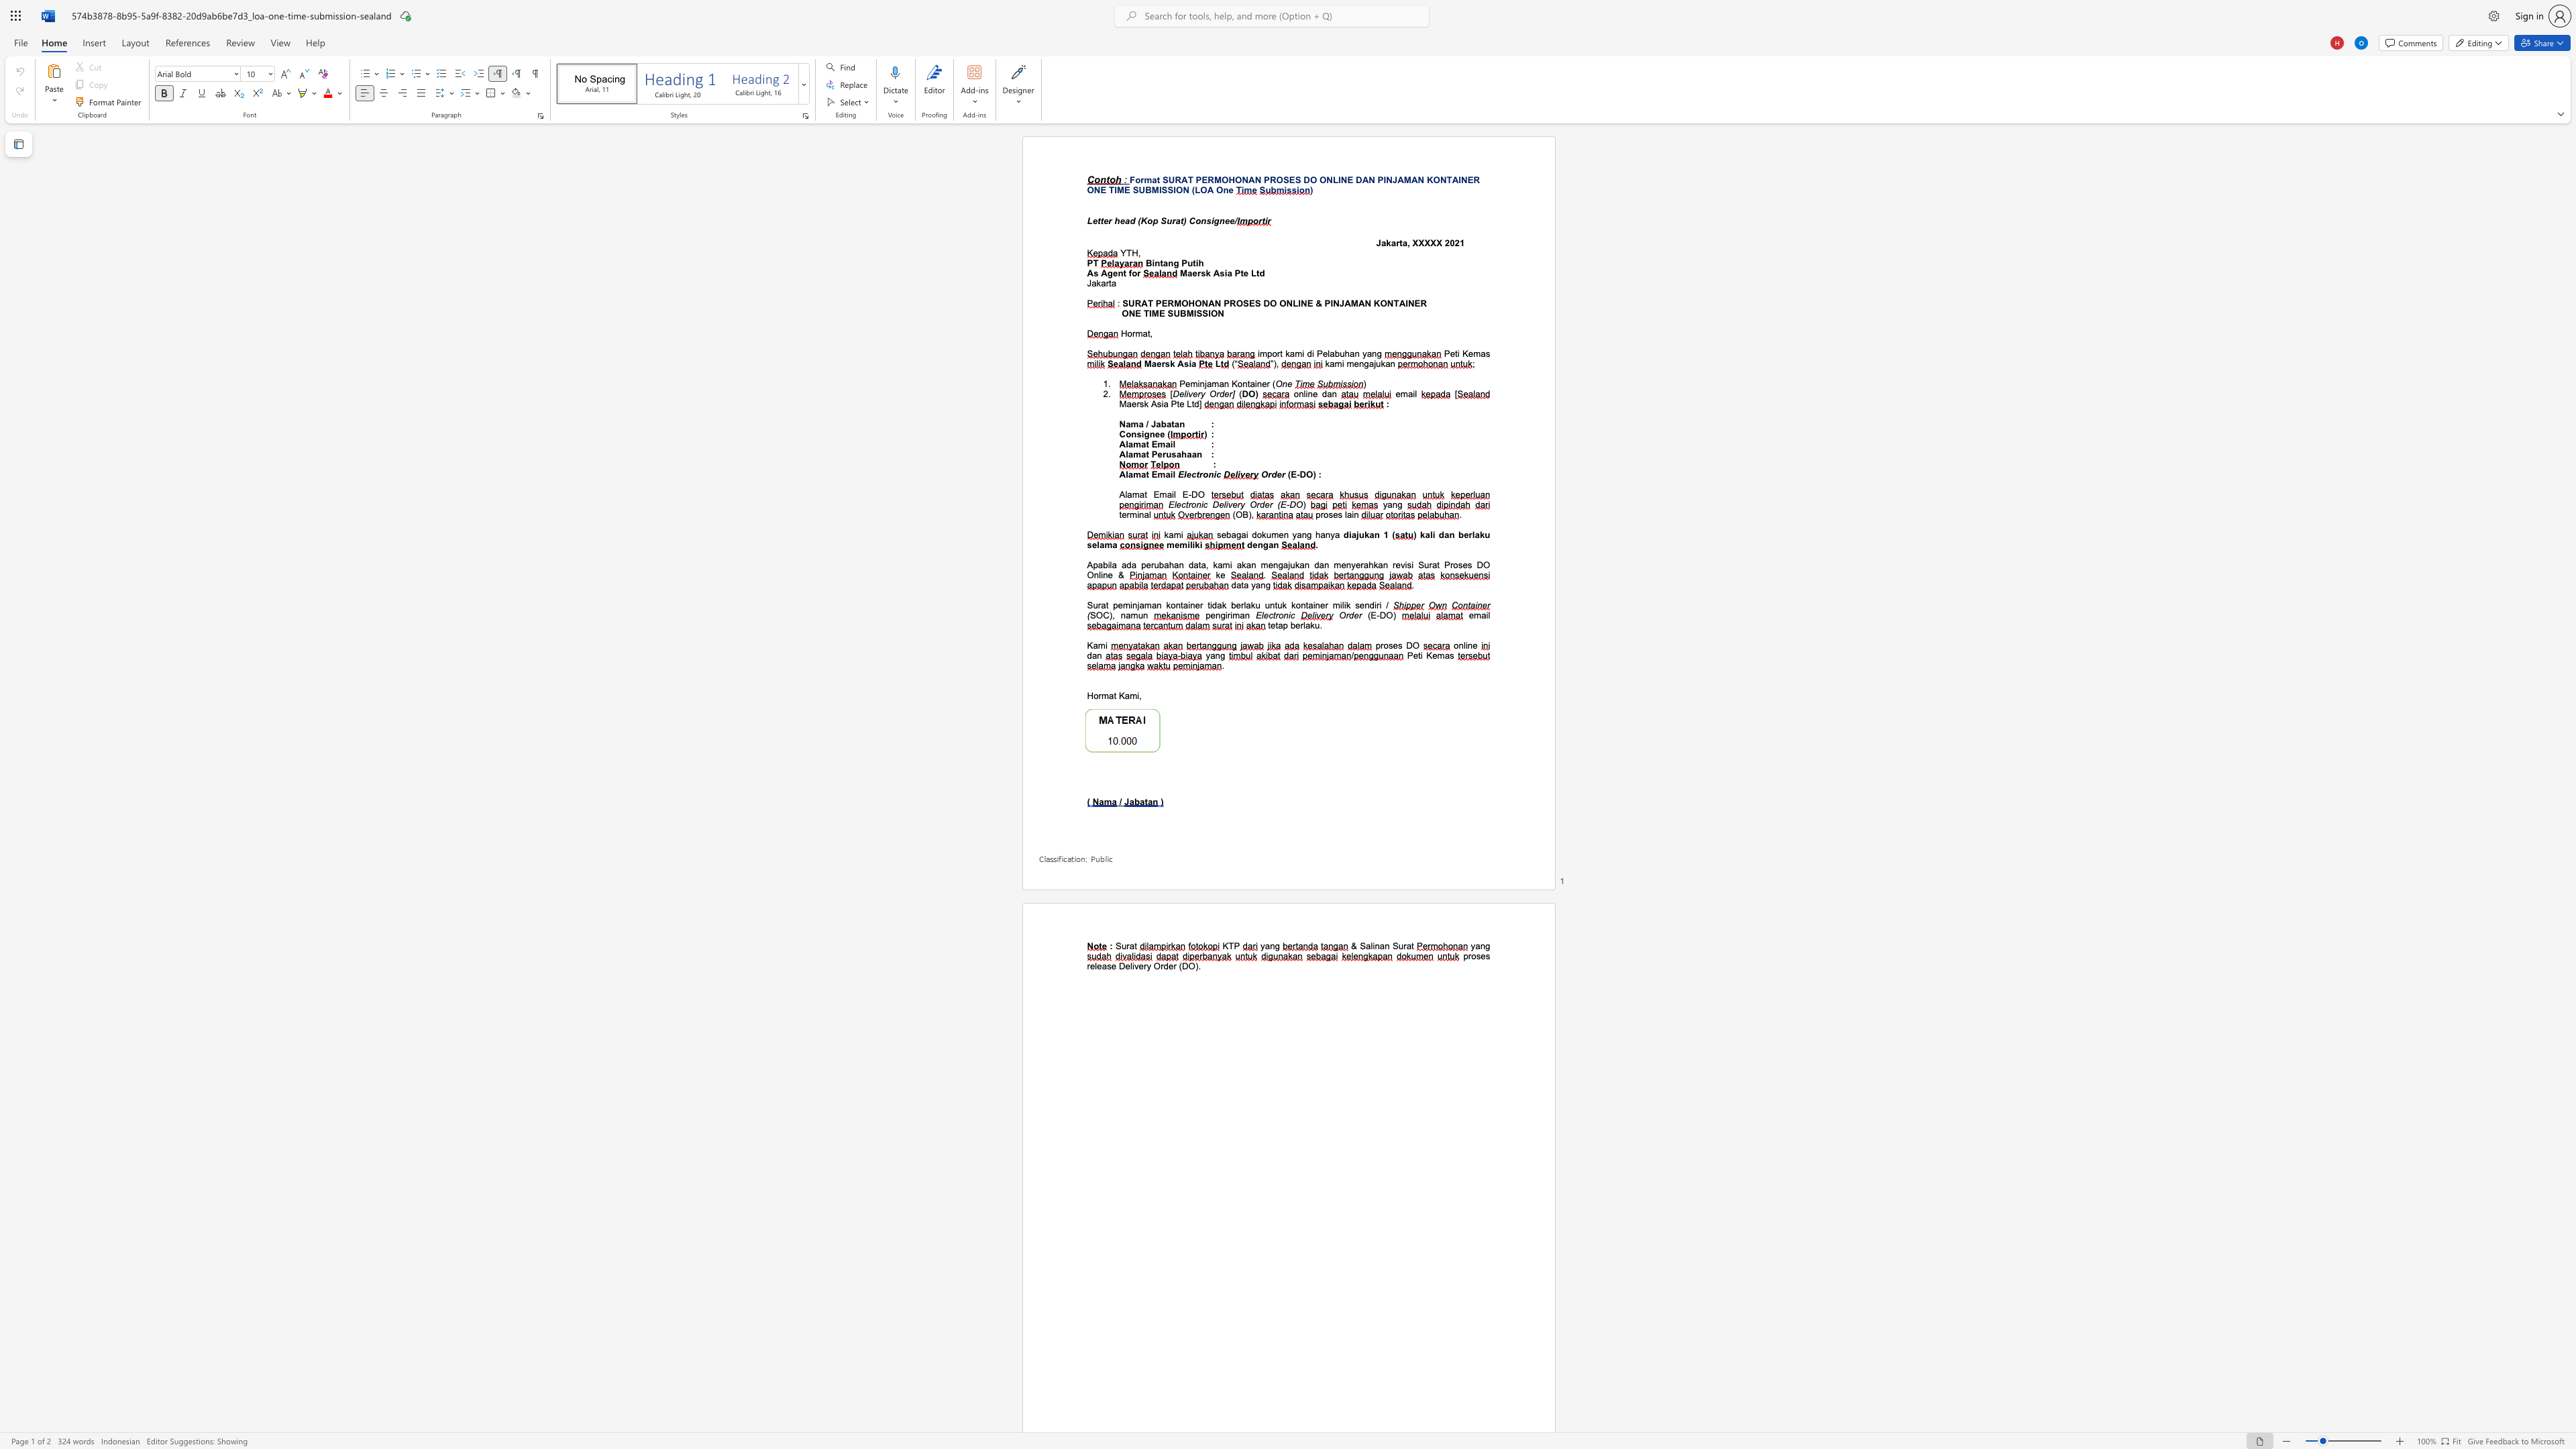  What do you see at coordinates (1114, 189) in the screenshot?
I see `the space between the continuous character "T" and "I" in the text` at bounding box center [1114, 189].